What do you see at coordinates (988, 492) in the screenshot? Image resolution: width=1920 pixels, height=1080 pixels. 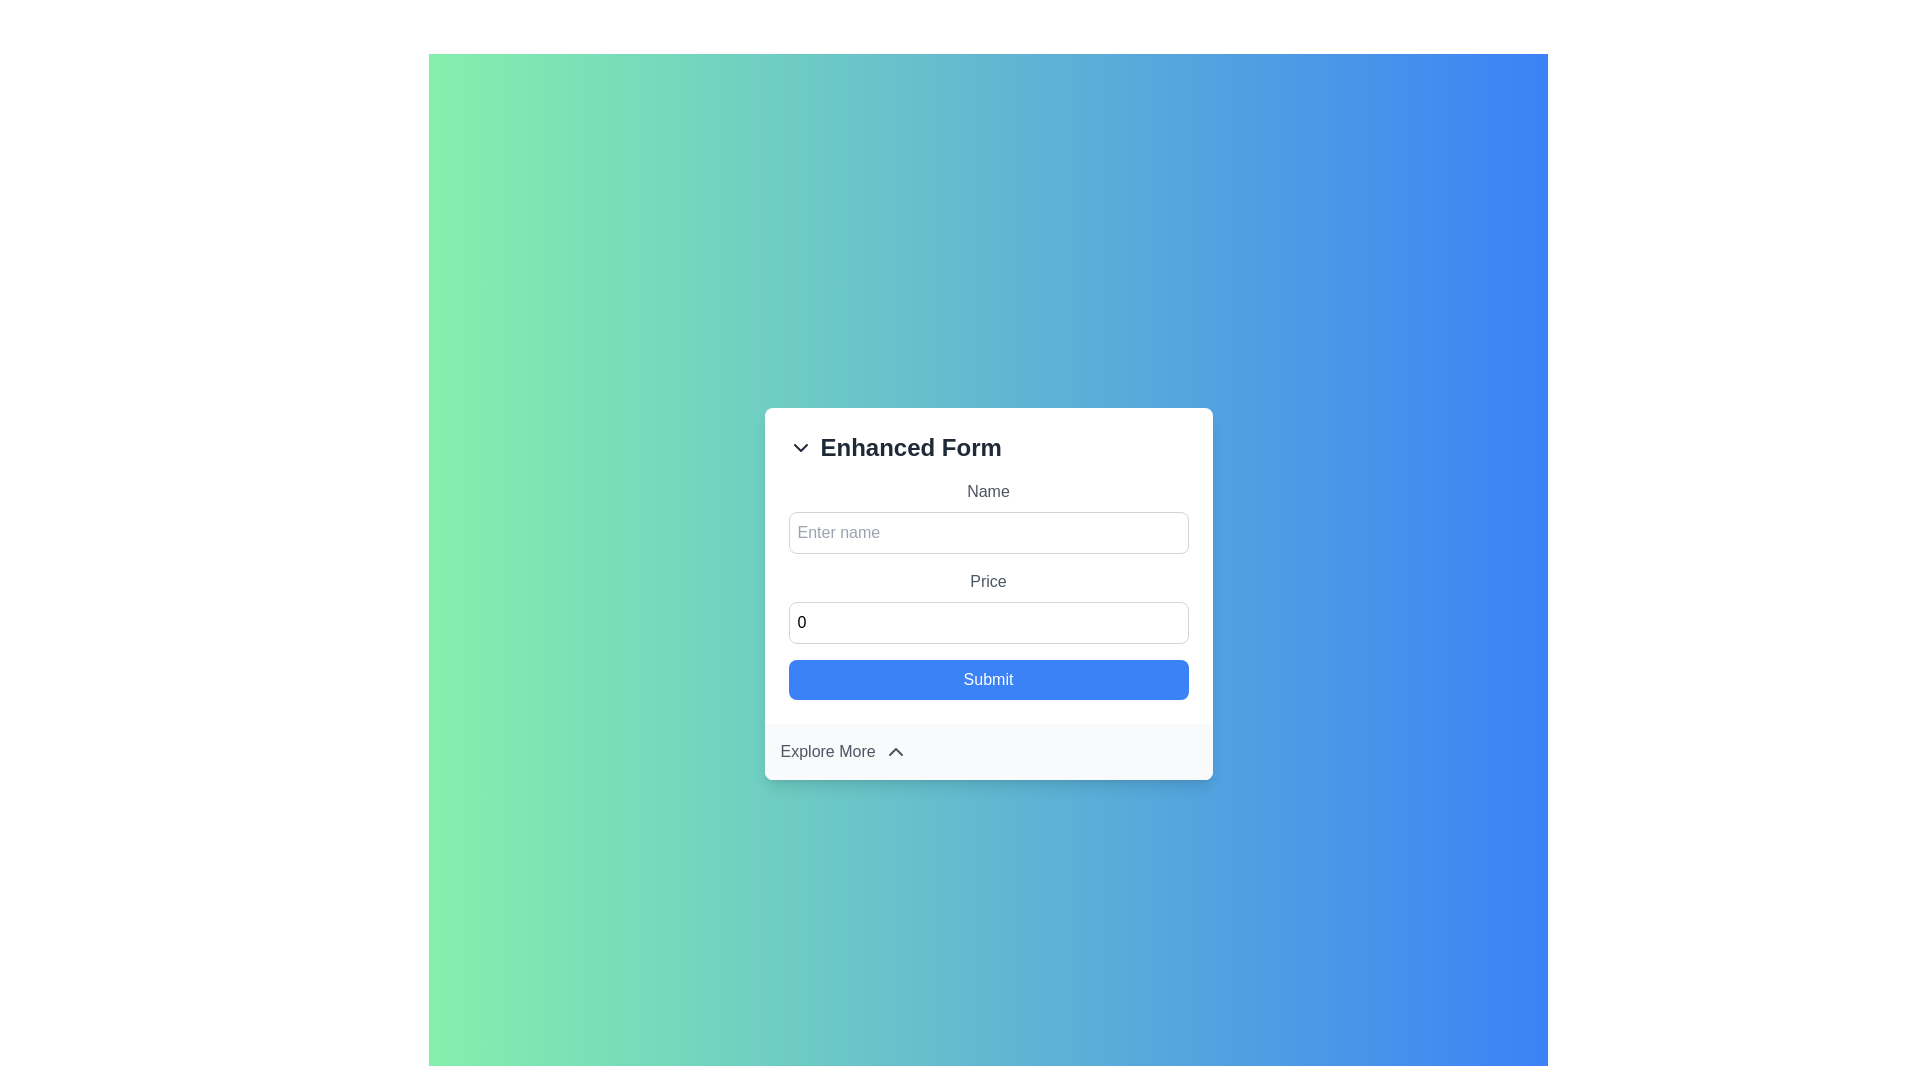 I see `the 'Name' label text, which is styled in gray and positioned above the input field in the central form component` at bounding box center [988, 492].